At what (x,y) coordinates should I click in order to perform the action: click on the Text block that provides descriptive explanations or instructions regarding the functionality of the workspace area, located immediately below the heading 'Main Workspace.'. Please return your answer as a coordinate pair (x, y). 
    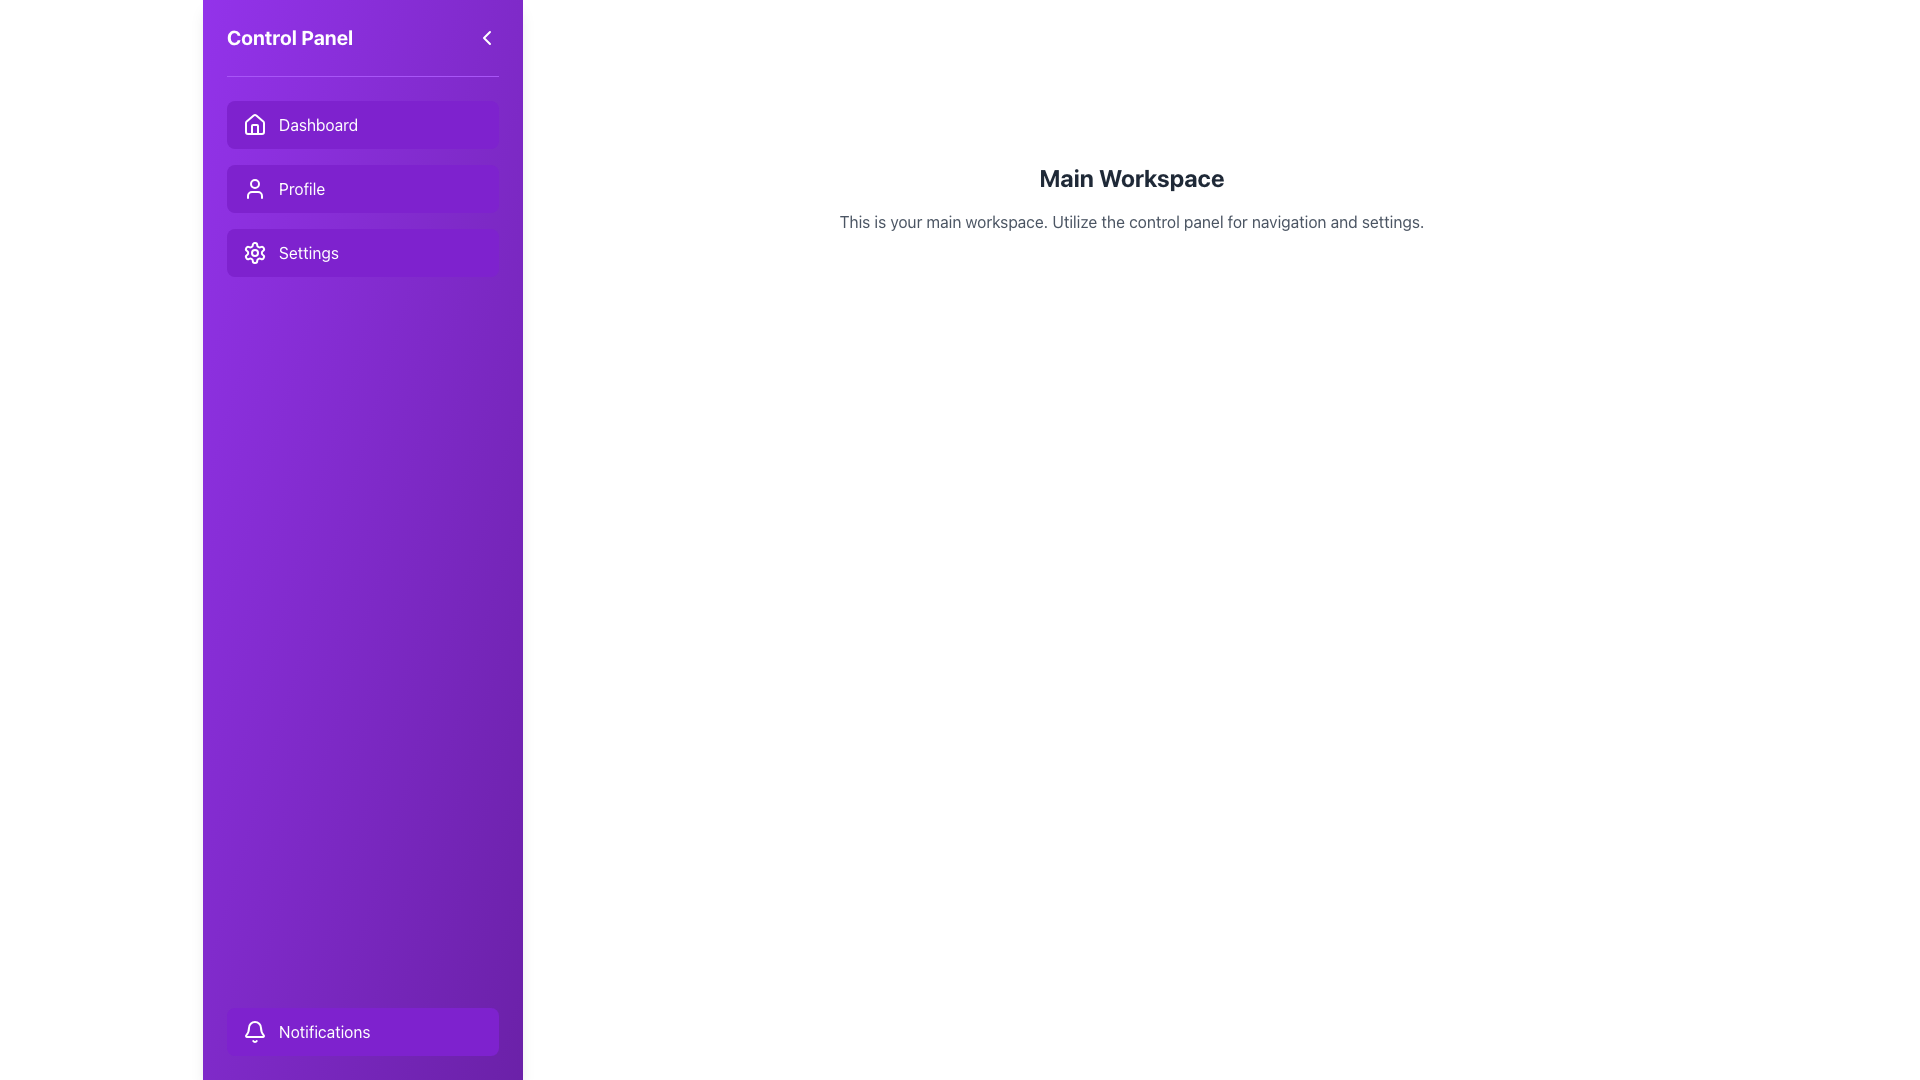
    Looking at the image, I should click on (1132, 222).